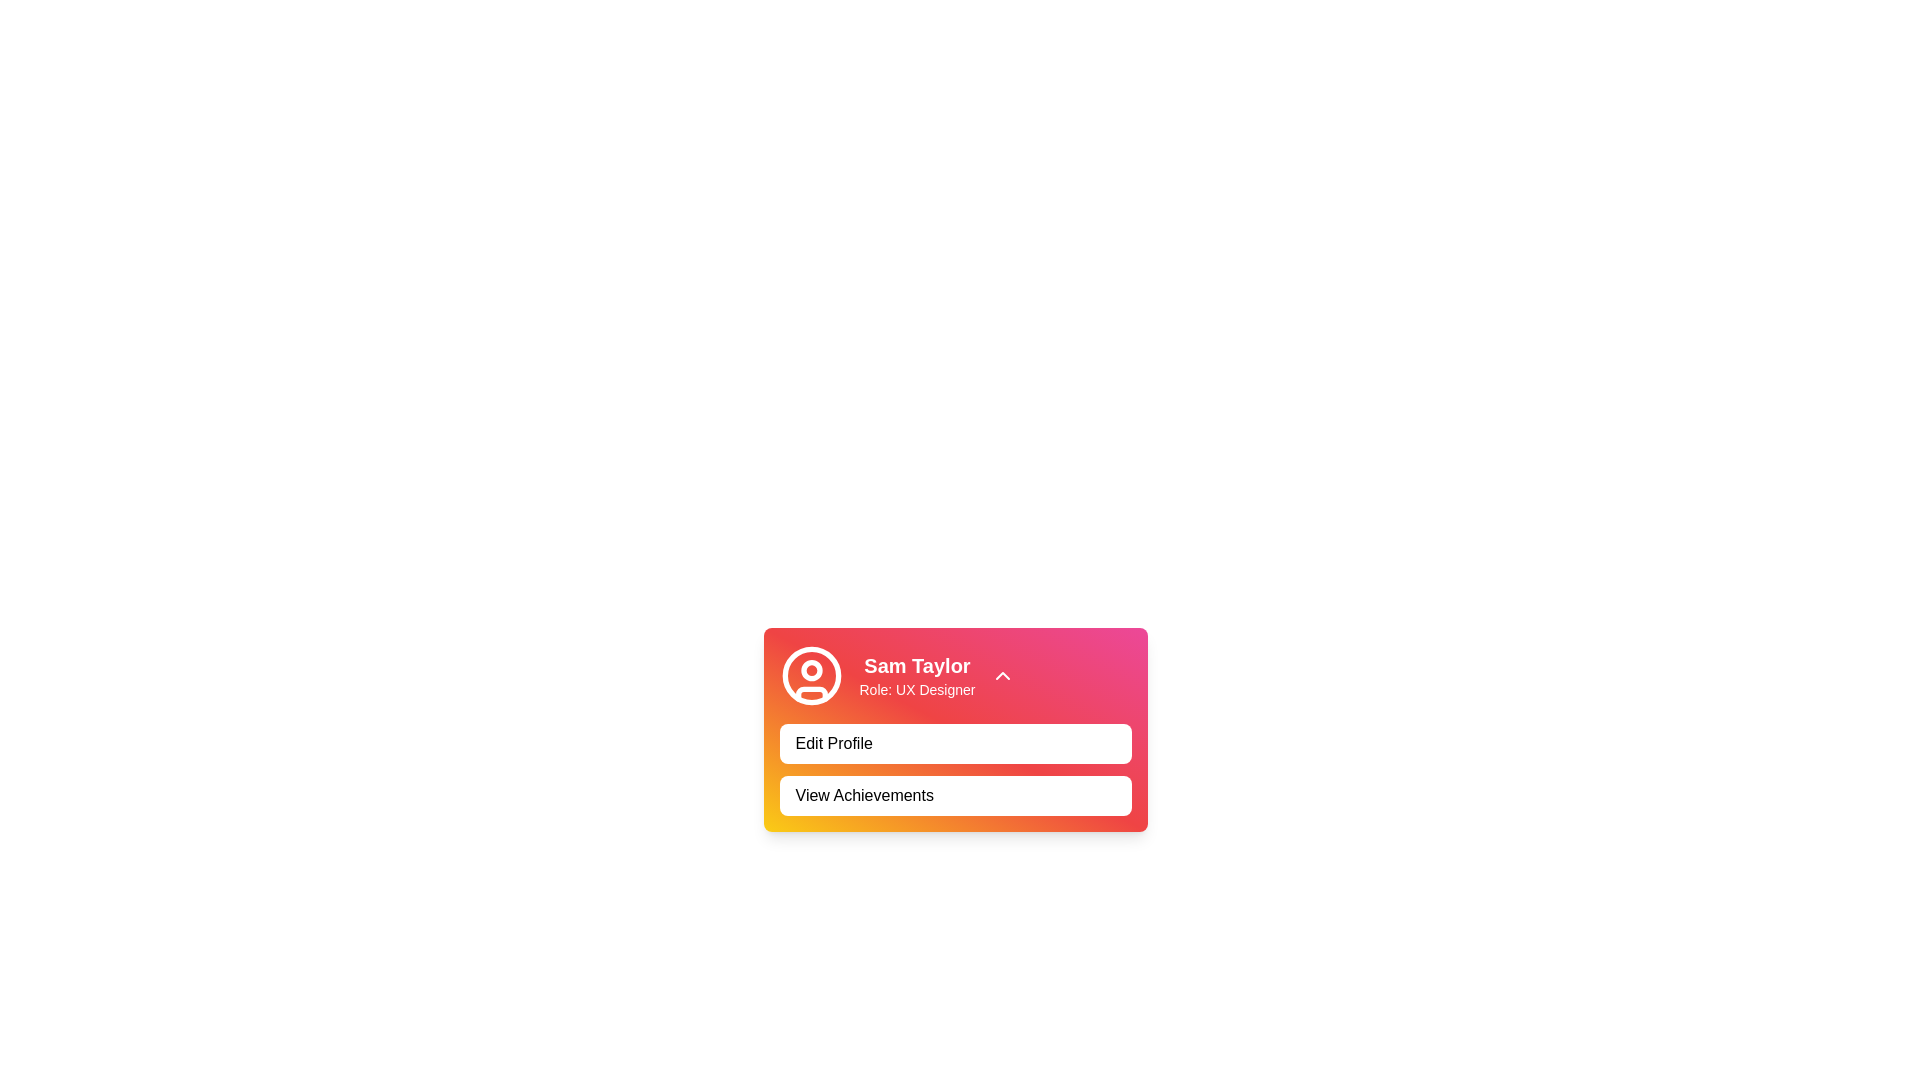  What do you see at coordinates (811, 675) in the screenshot?
I see `the central circular component of the user profile icon, which is located to the left of the username 'Sam Taylor' and role 'UX Designer'` at bounding box center [811, 675].